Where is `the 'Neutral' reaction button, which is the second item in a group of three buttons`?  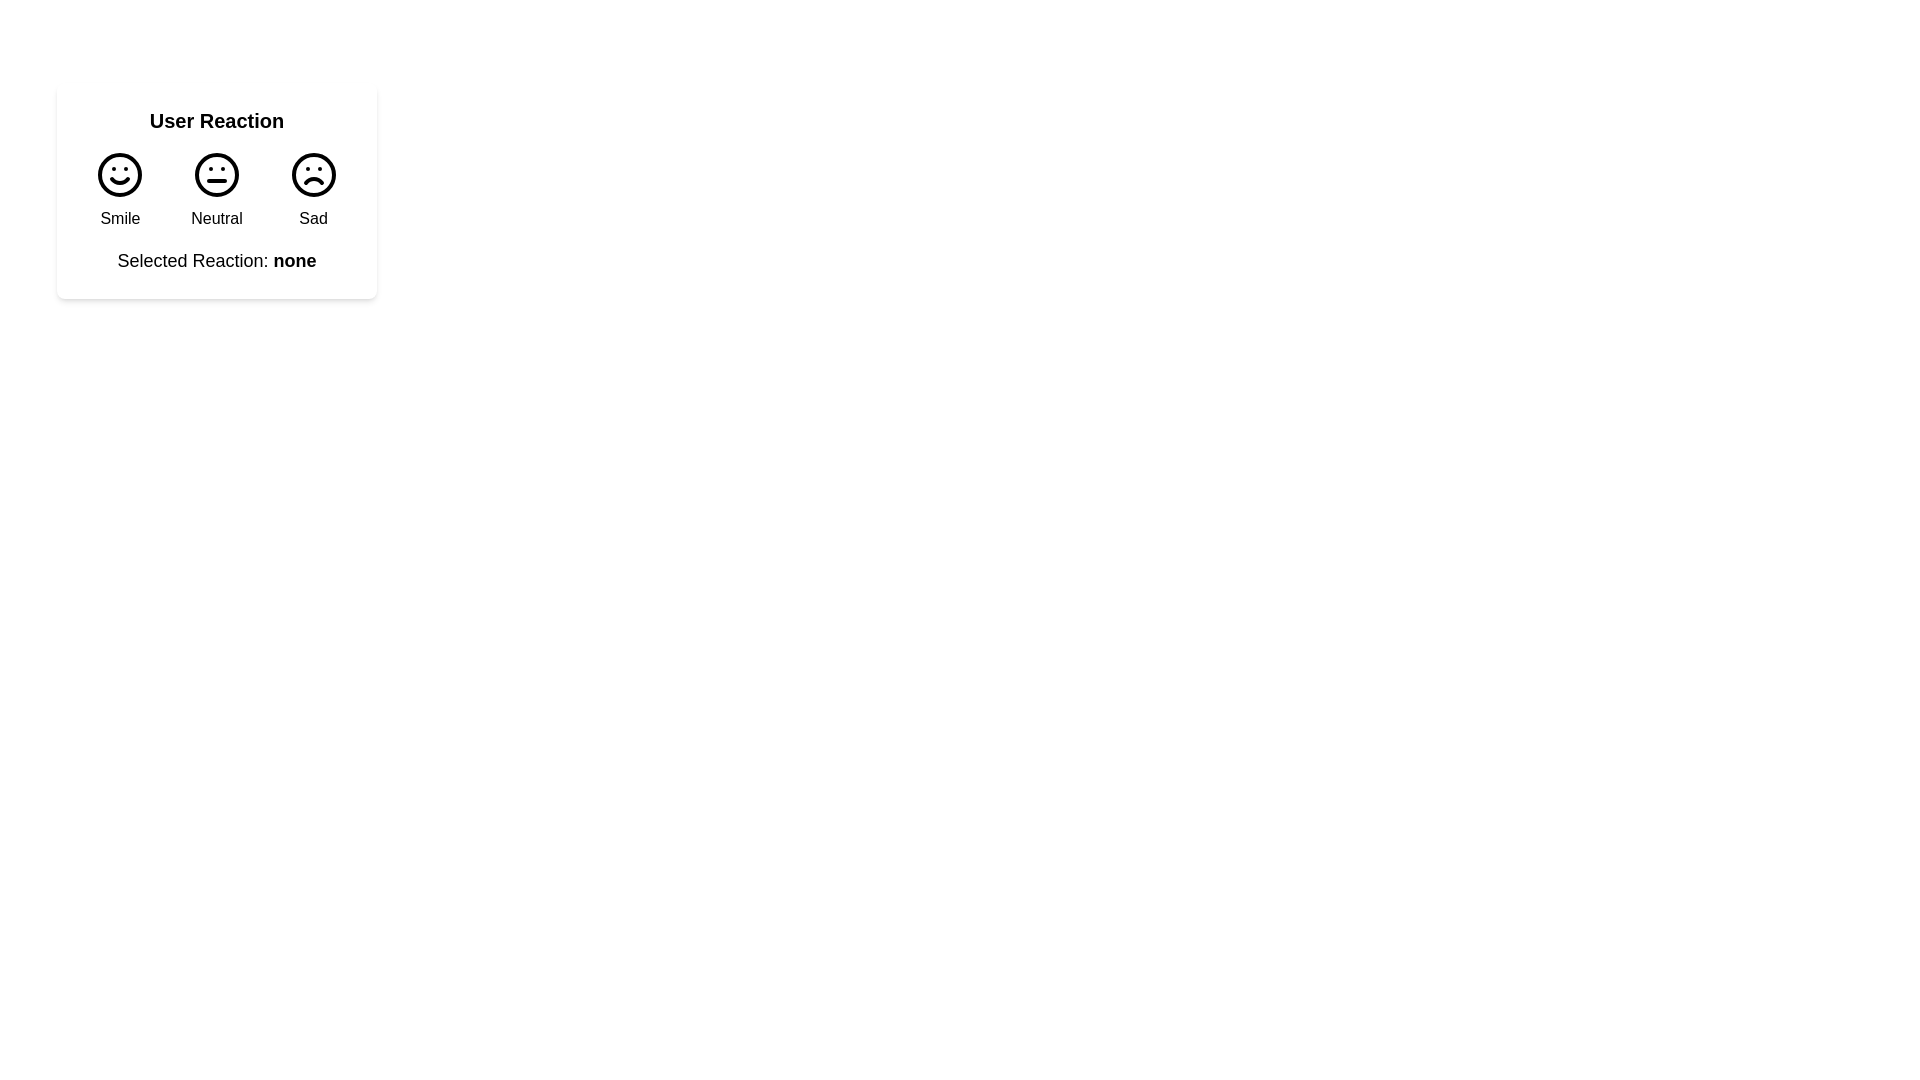
the 'Neutral' reaction button, which is the second item in a group of three buttons is located at coordinates (216, 191).